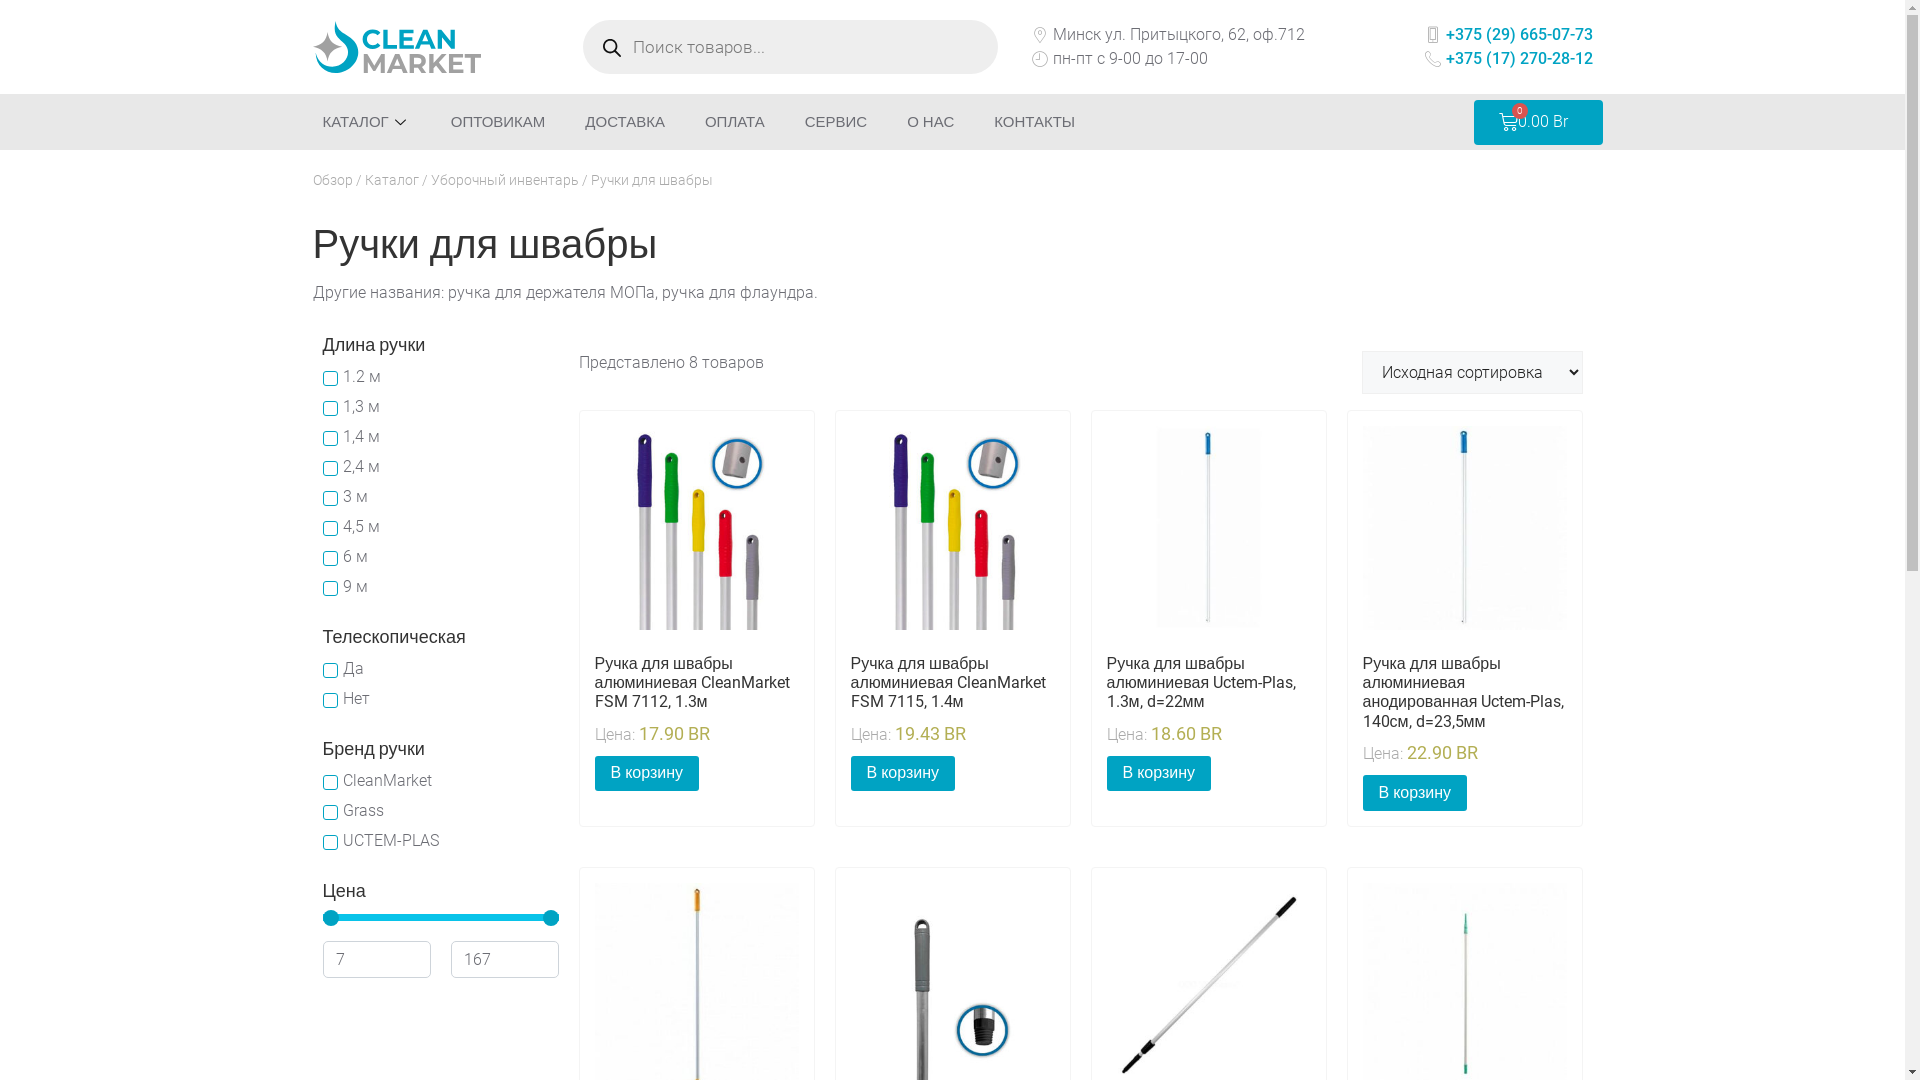 This screenshot has width=1920, height=1080. What do you see at coordinates (1537, 122) in the screenshot?
I see `'0.00 Br'` at bounding box center [1537, 122].